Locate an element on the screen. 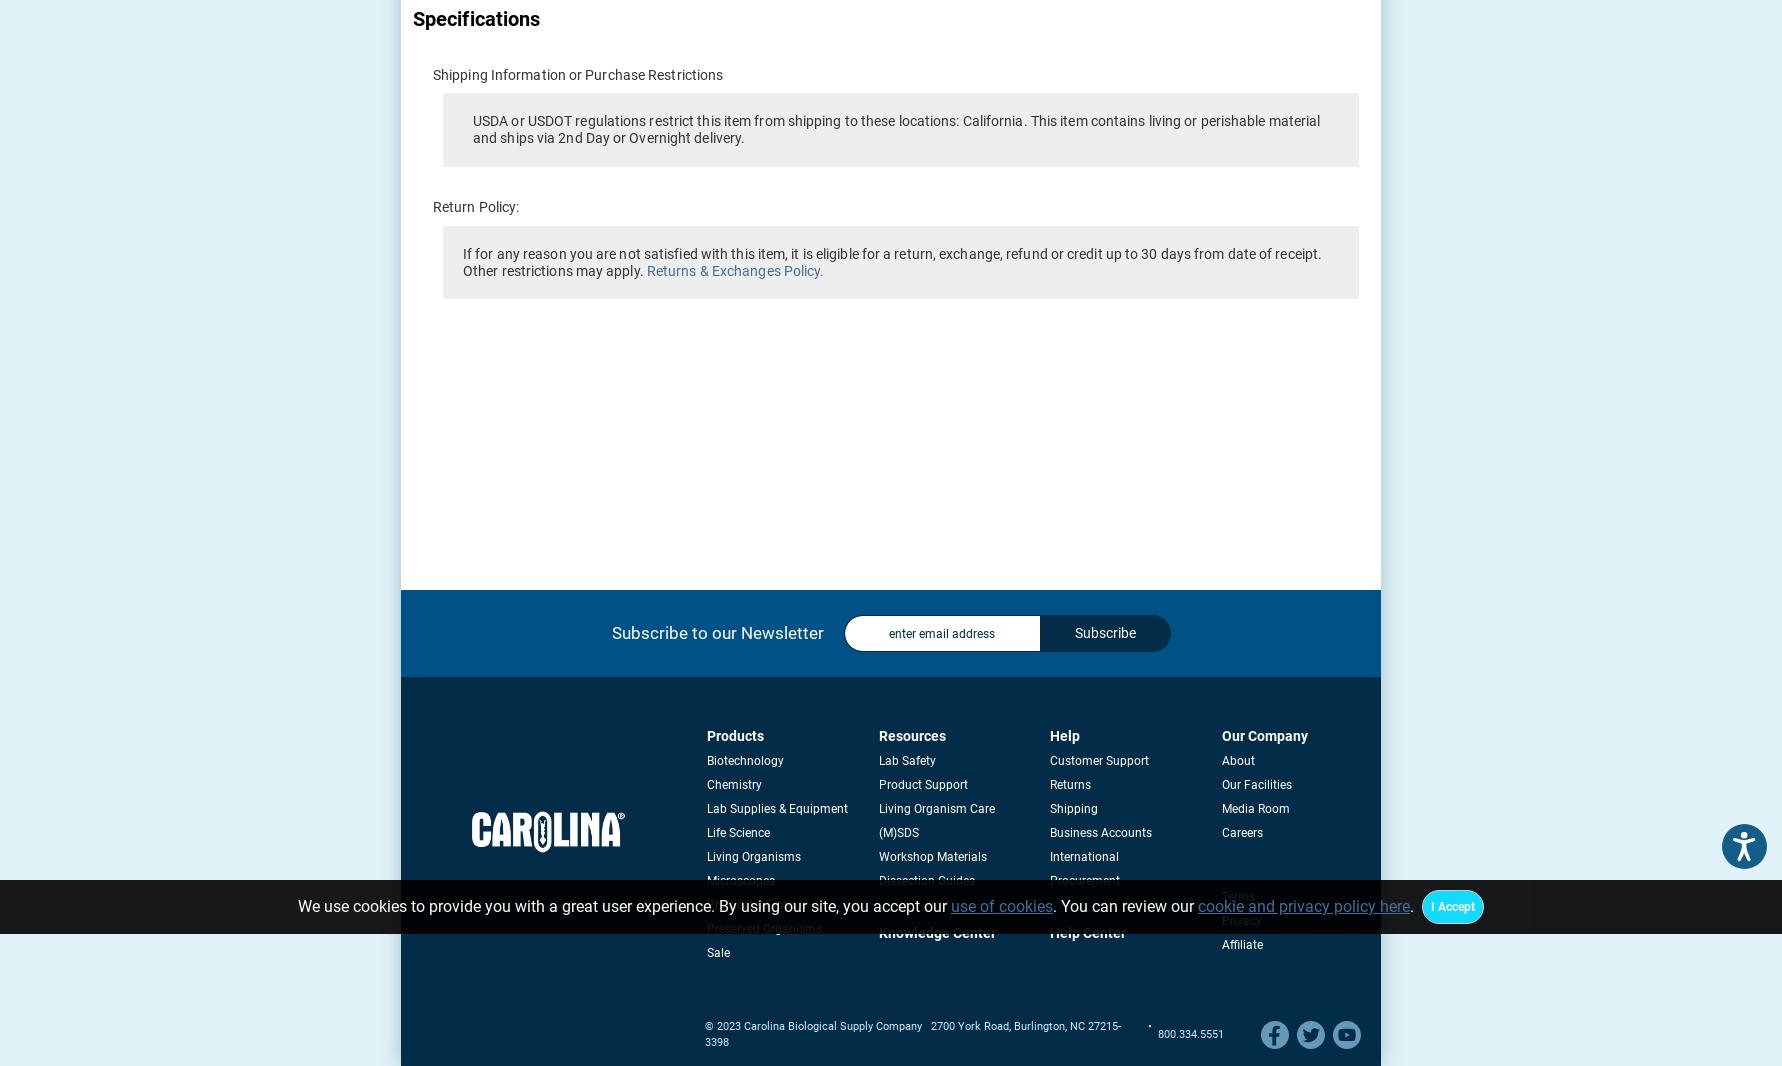 The height and width of the screenshot is (1066, 1782). 'USDA or USDOT regulations restrict this item from shipping to these locations: California. This item contains living or perishable material and ships via 2nd Day or Overnight delivery.' is located at coordinates (896, 128).